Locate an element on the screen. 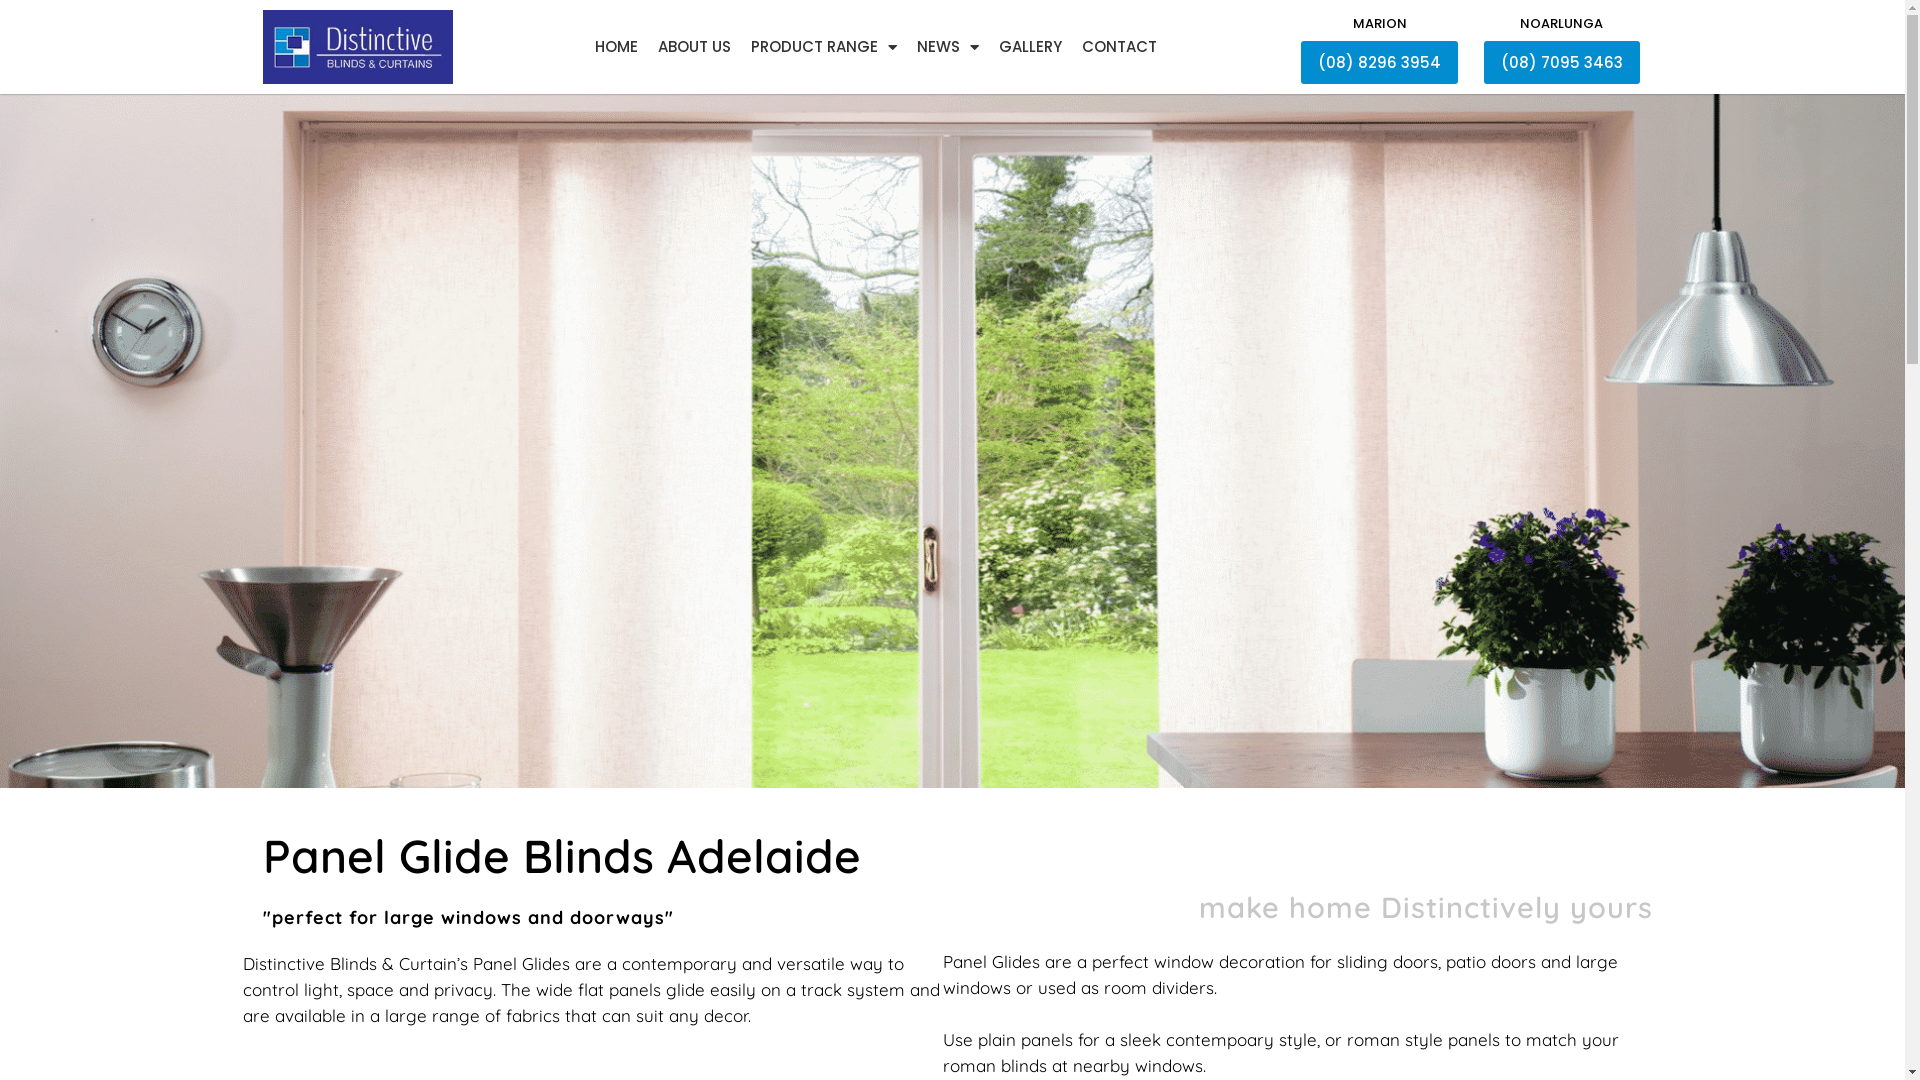  '(08) 8296 3954' is located at coordinates (1378, 61).